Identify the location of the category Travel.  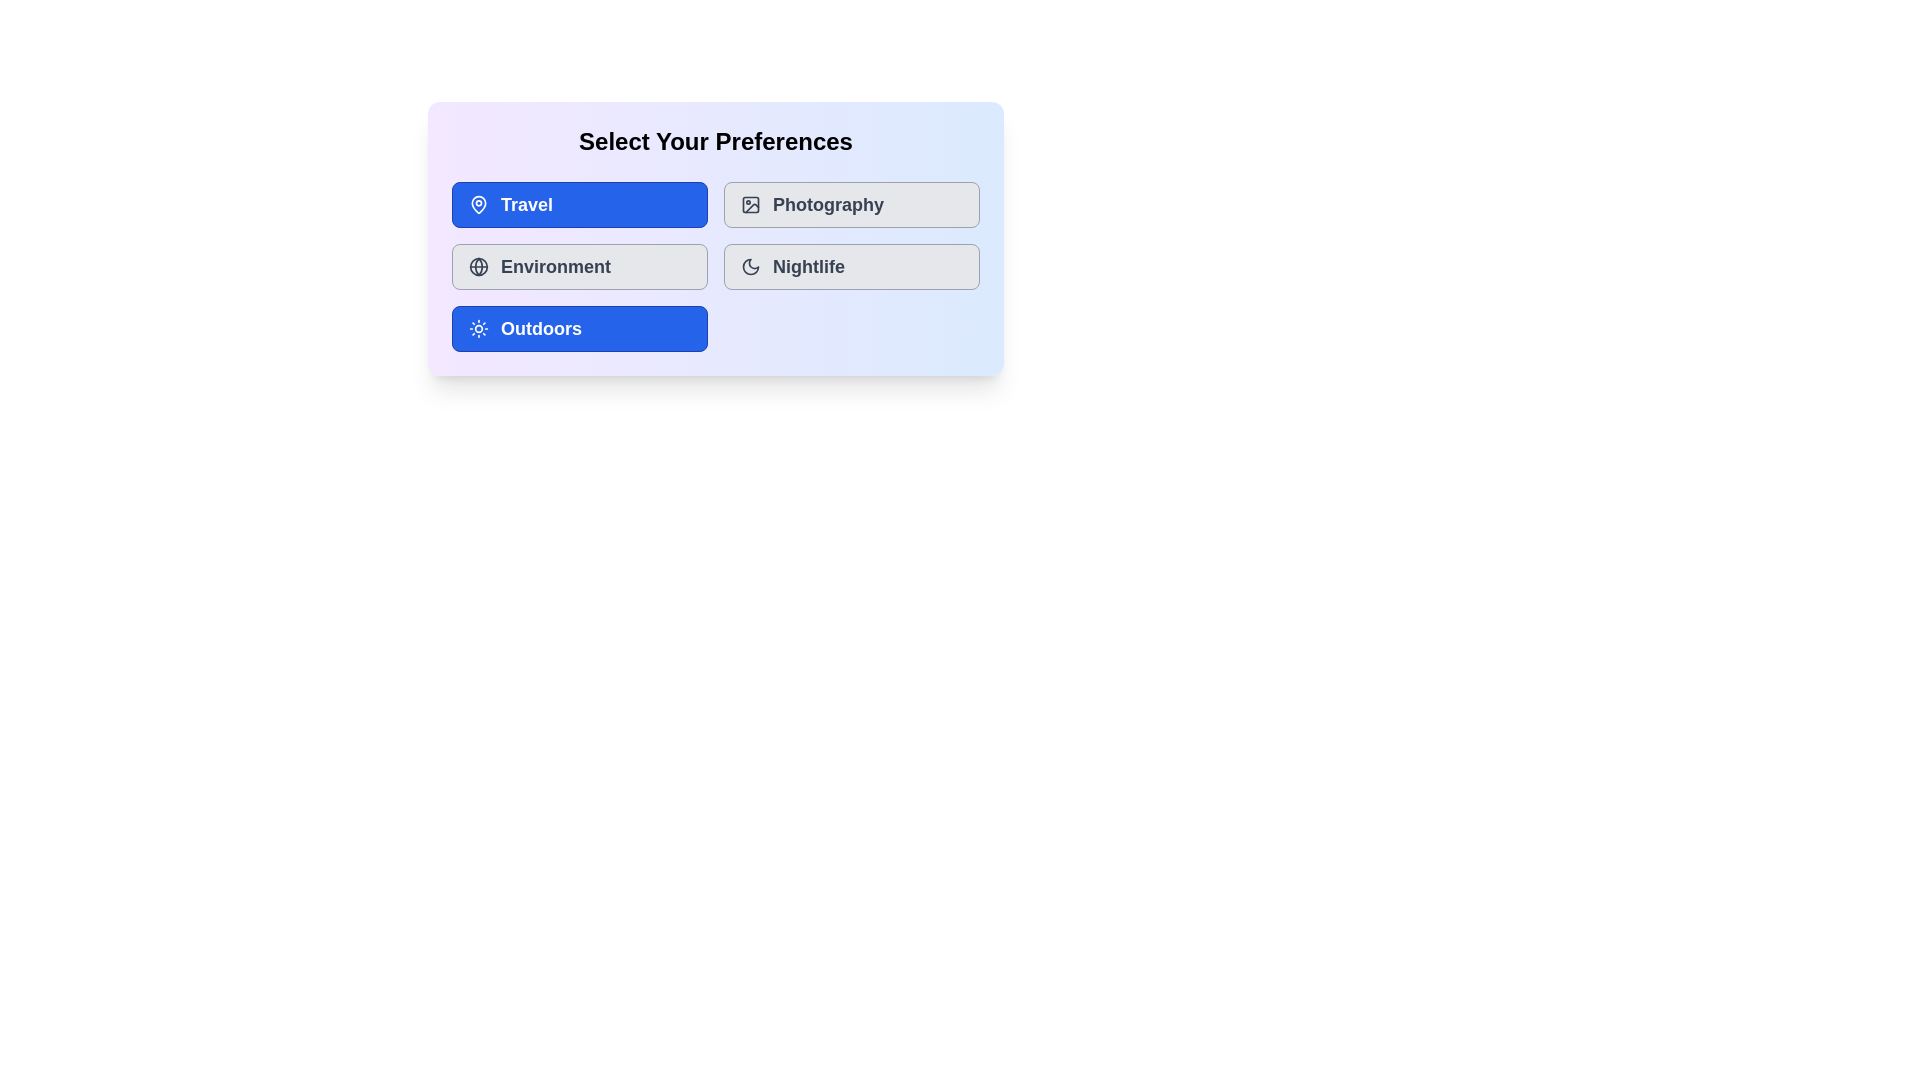
(579, 204).